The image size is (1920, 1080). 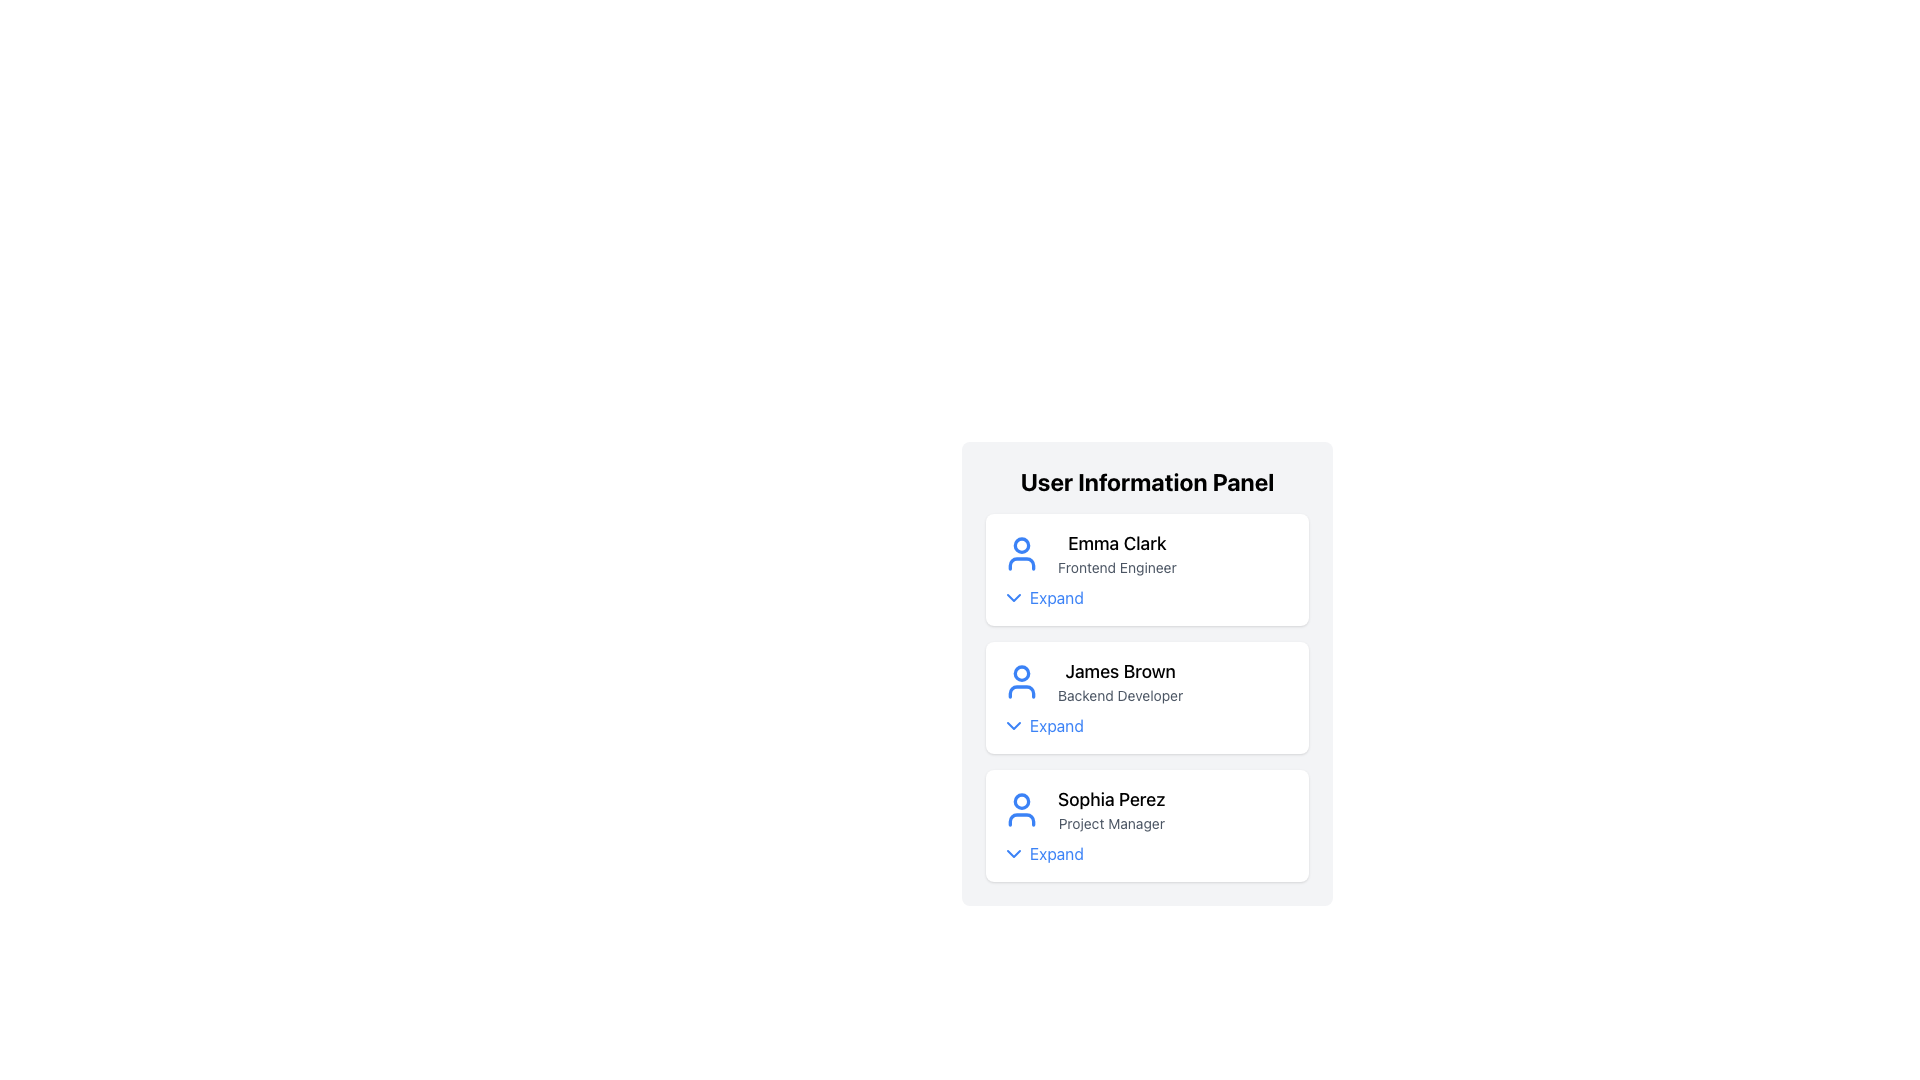 What do you see at coordinates (1120, 681) in the screenshot?
I see `the Text Label that displays the name and job title of a user, located in the User Information Panel, specifically the second entry below 'Emma Clark' and above 'Sophia Perez'` at bounding box center [1120, 681].